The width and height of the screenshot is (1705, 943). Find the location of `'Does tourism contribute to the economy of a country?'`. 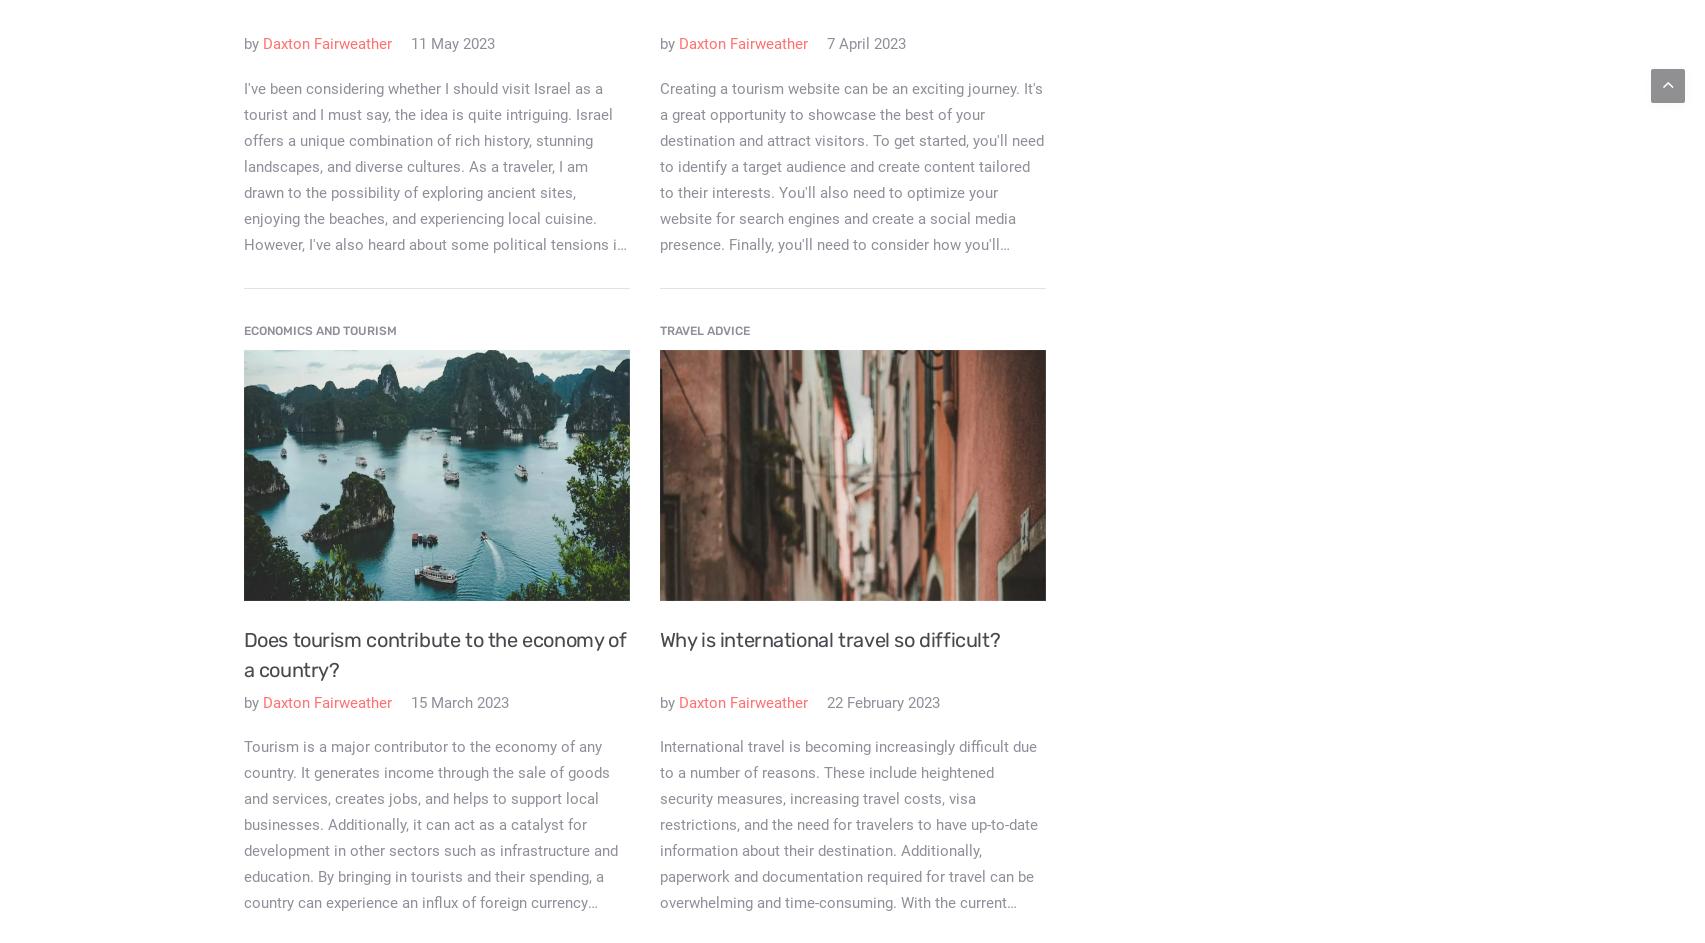

'Does tourism contribute to the economy of a country?' is located at coordinates (242, 653).